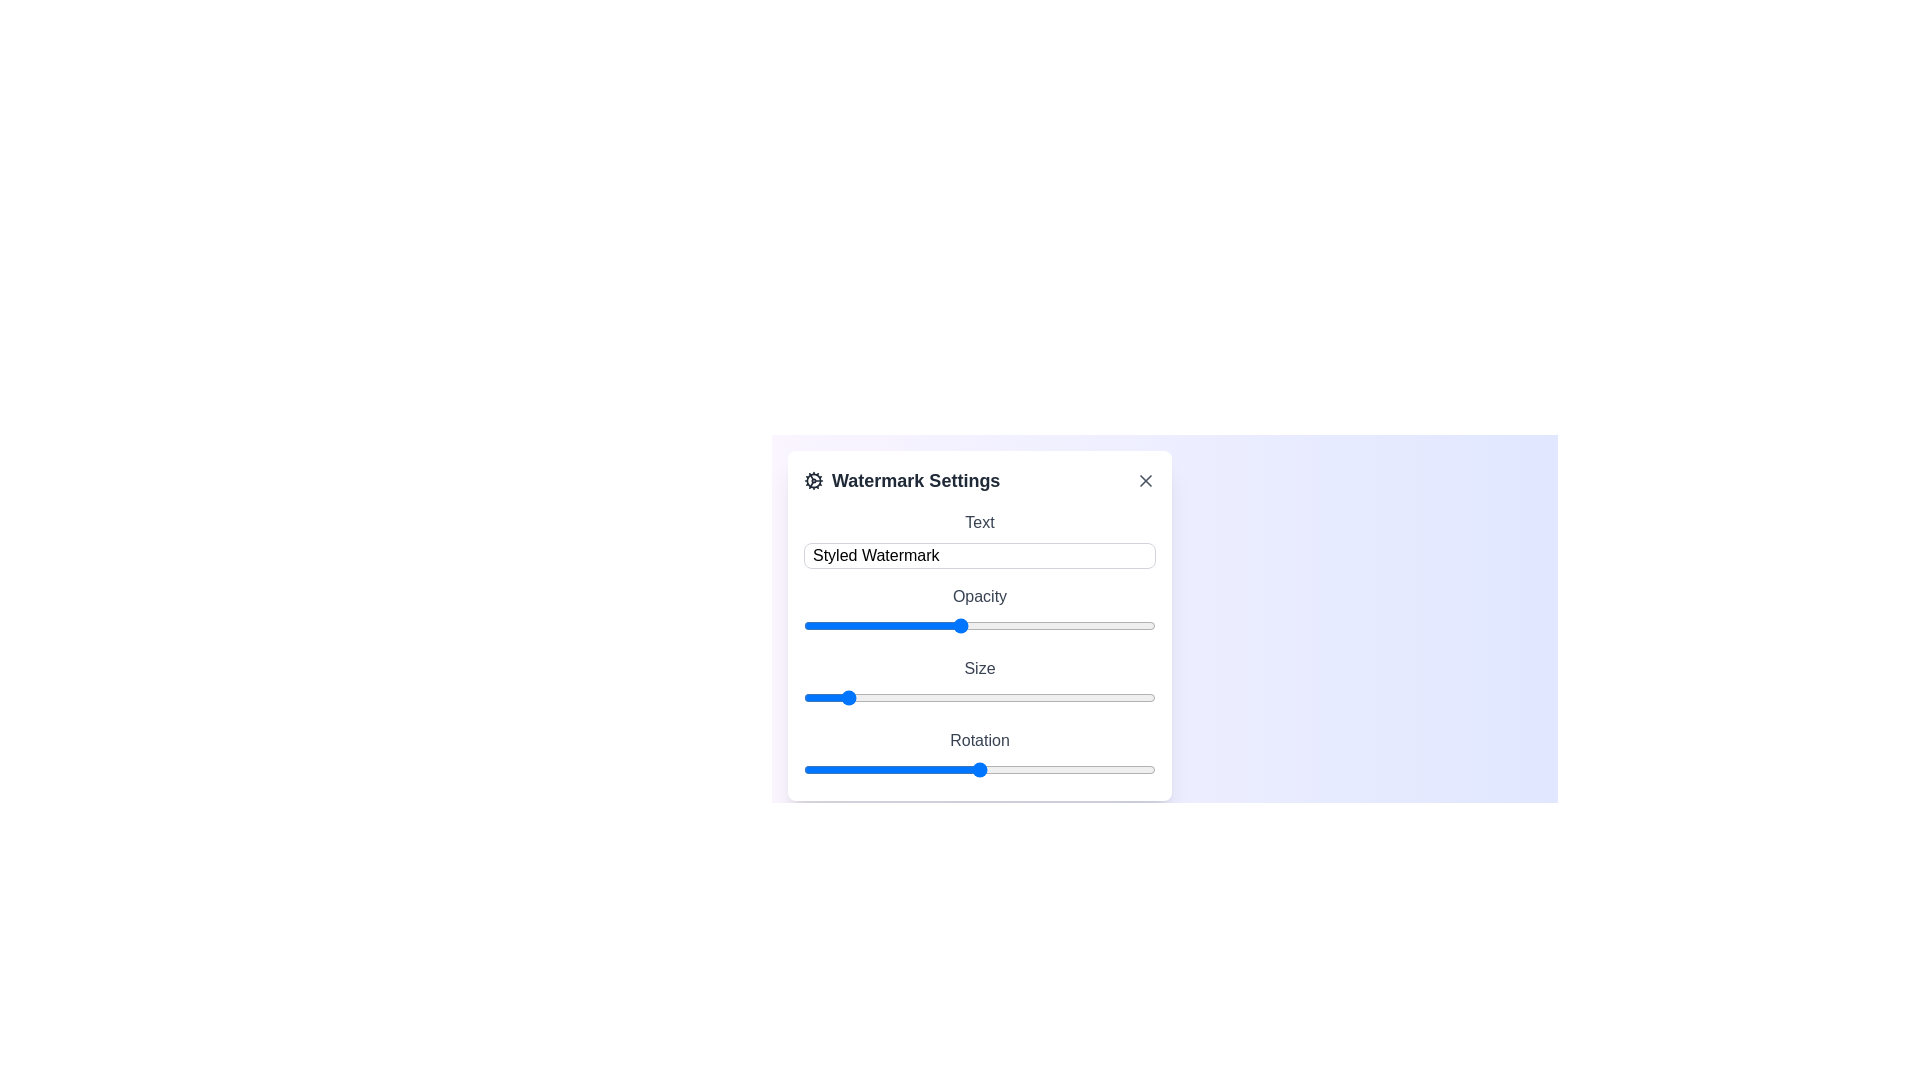  Describe the element at coordinates (814, 481) in the screenshot. I see `the settings icon, which resembles a cogwheel and is located to the left of the 'Watermark Settings' text in the header section of the settings dialog` at that location.